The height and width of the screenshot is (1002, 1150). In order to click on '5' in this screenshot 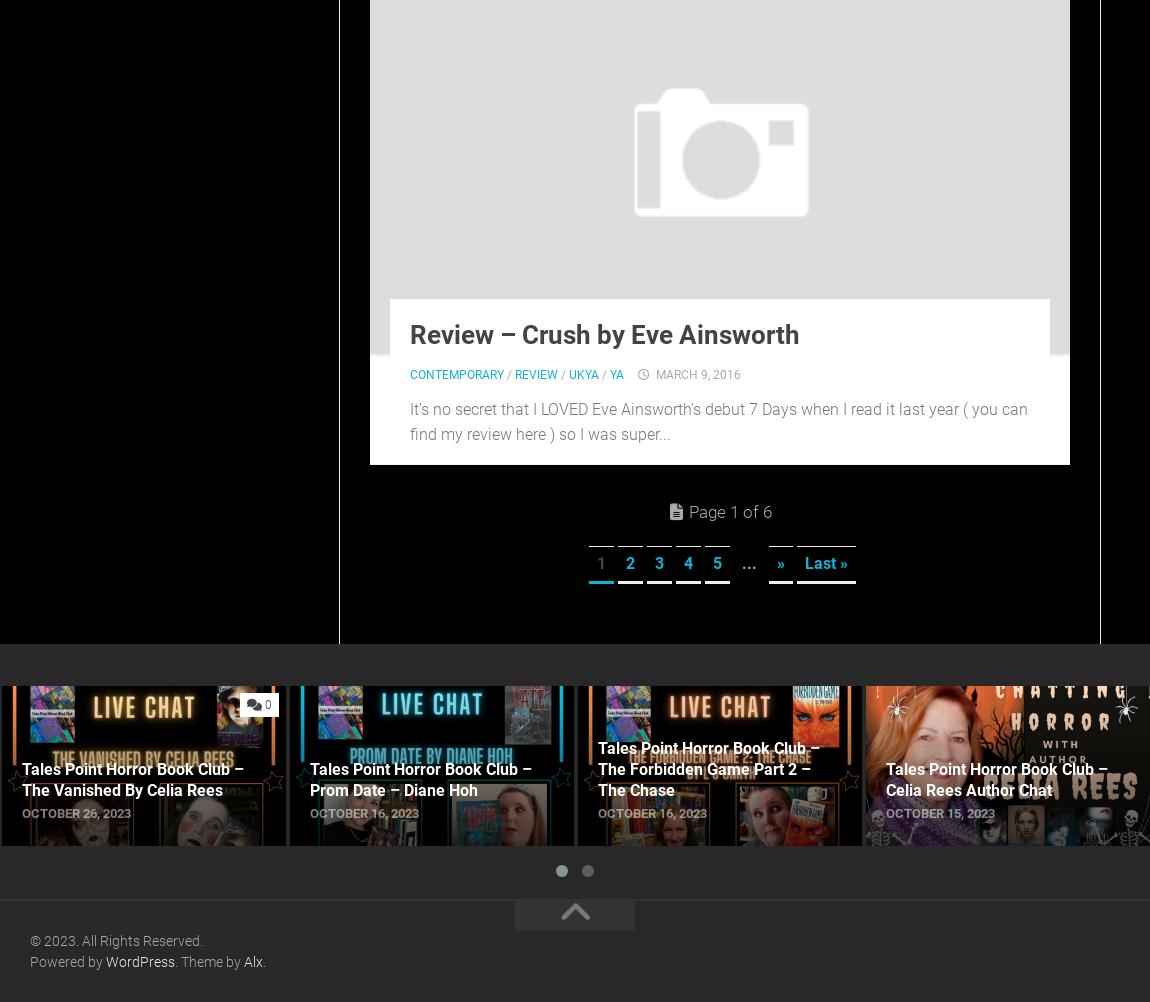, I will do `click(710, 562)`.